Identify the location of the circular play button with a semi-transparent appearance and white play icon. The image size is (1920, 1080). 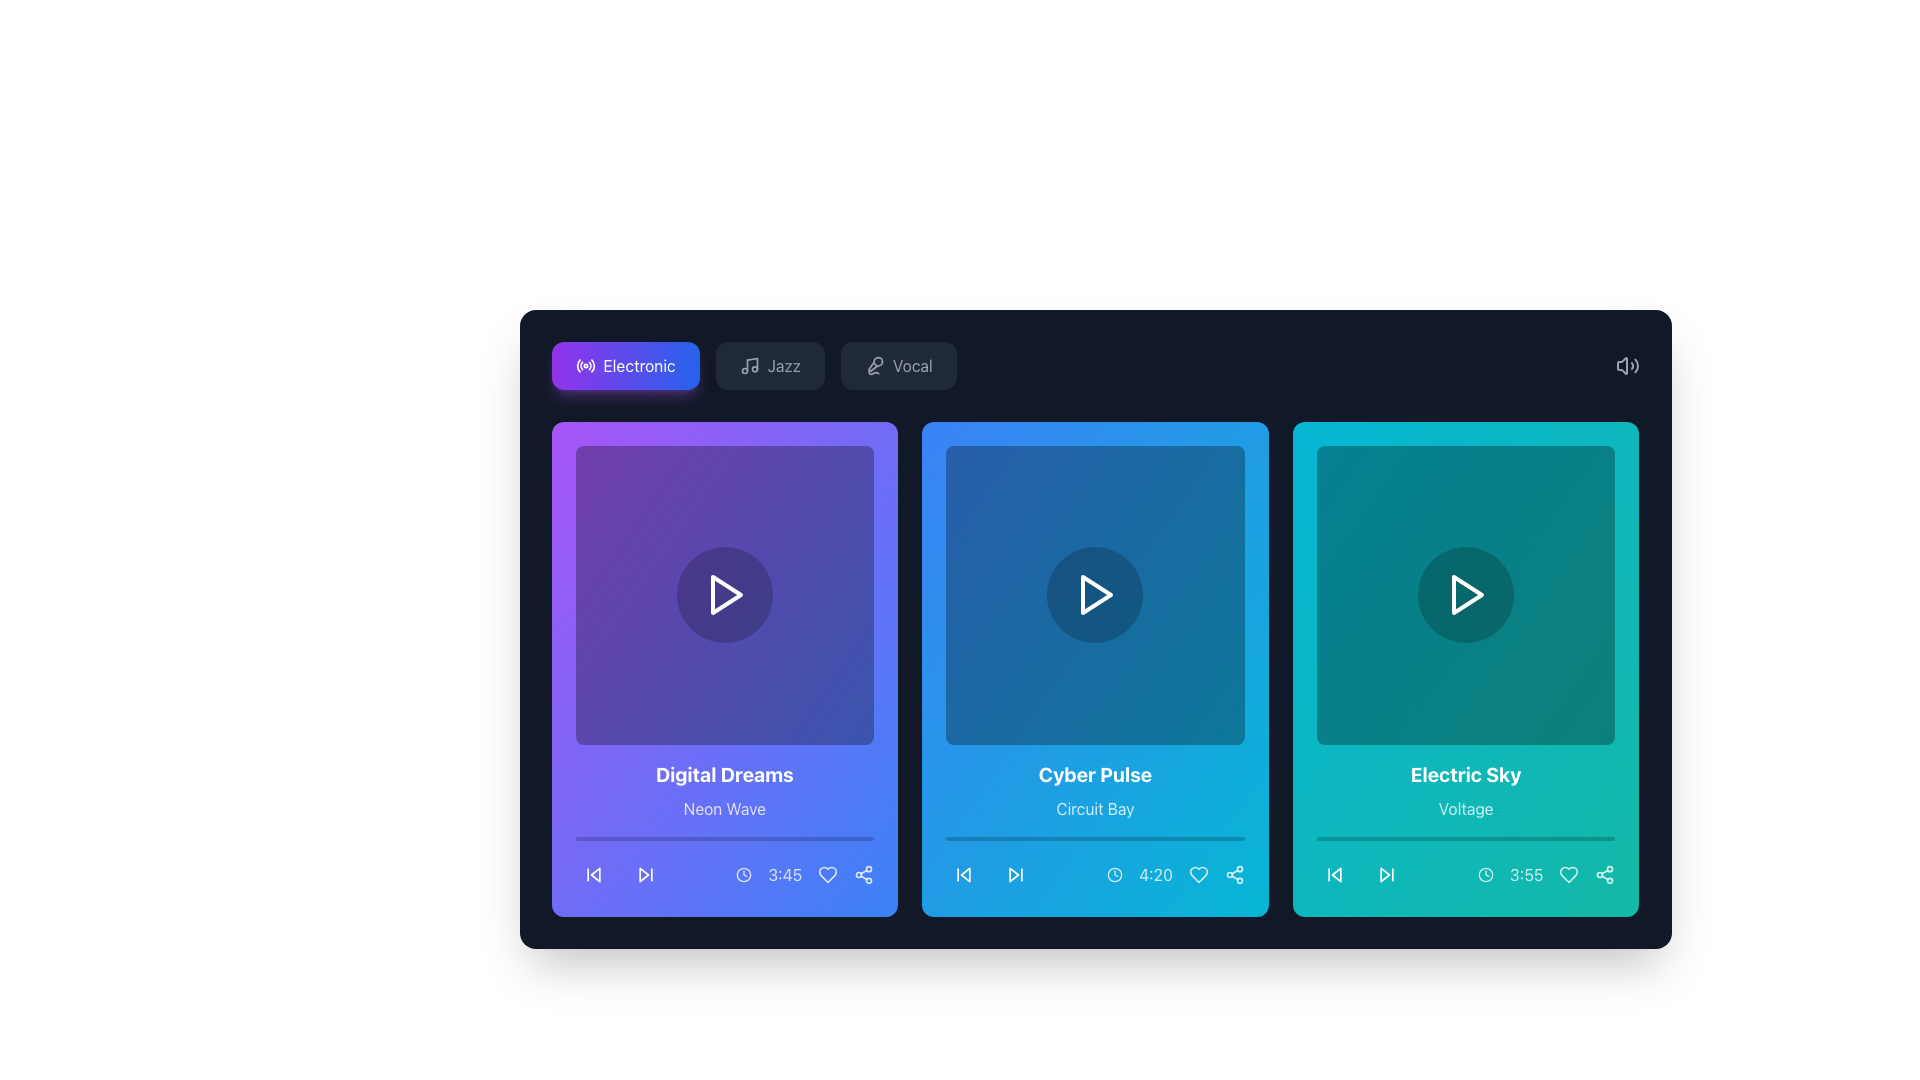
(1094, 594).